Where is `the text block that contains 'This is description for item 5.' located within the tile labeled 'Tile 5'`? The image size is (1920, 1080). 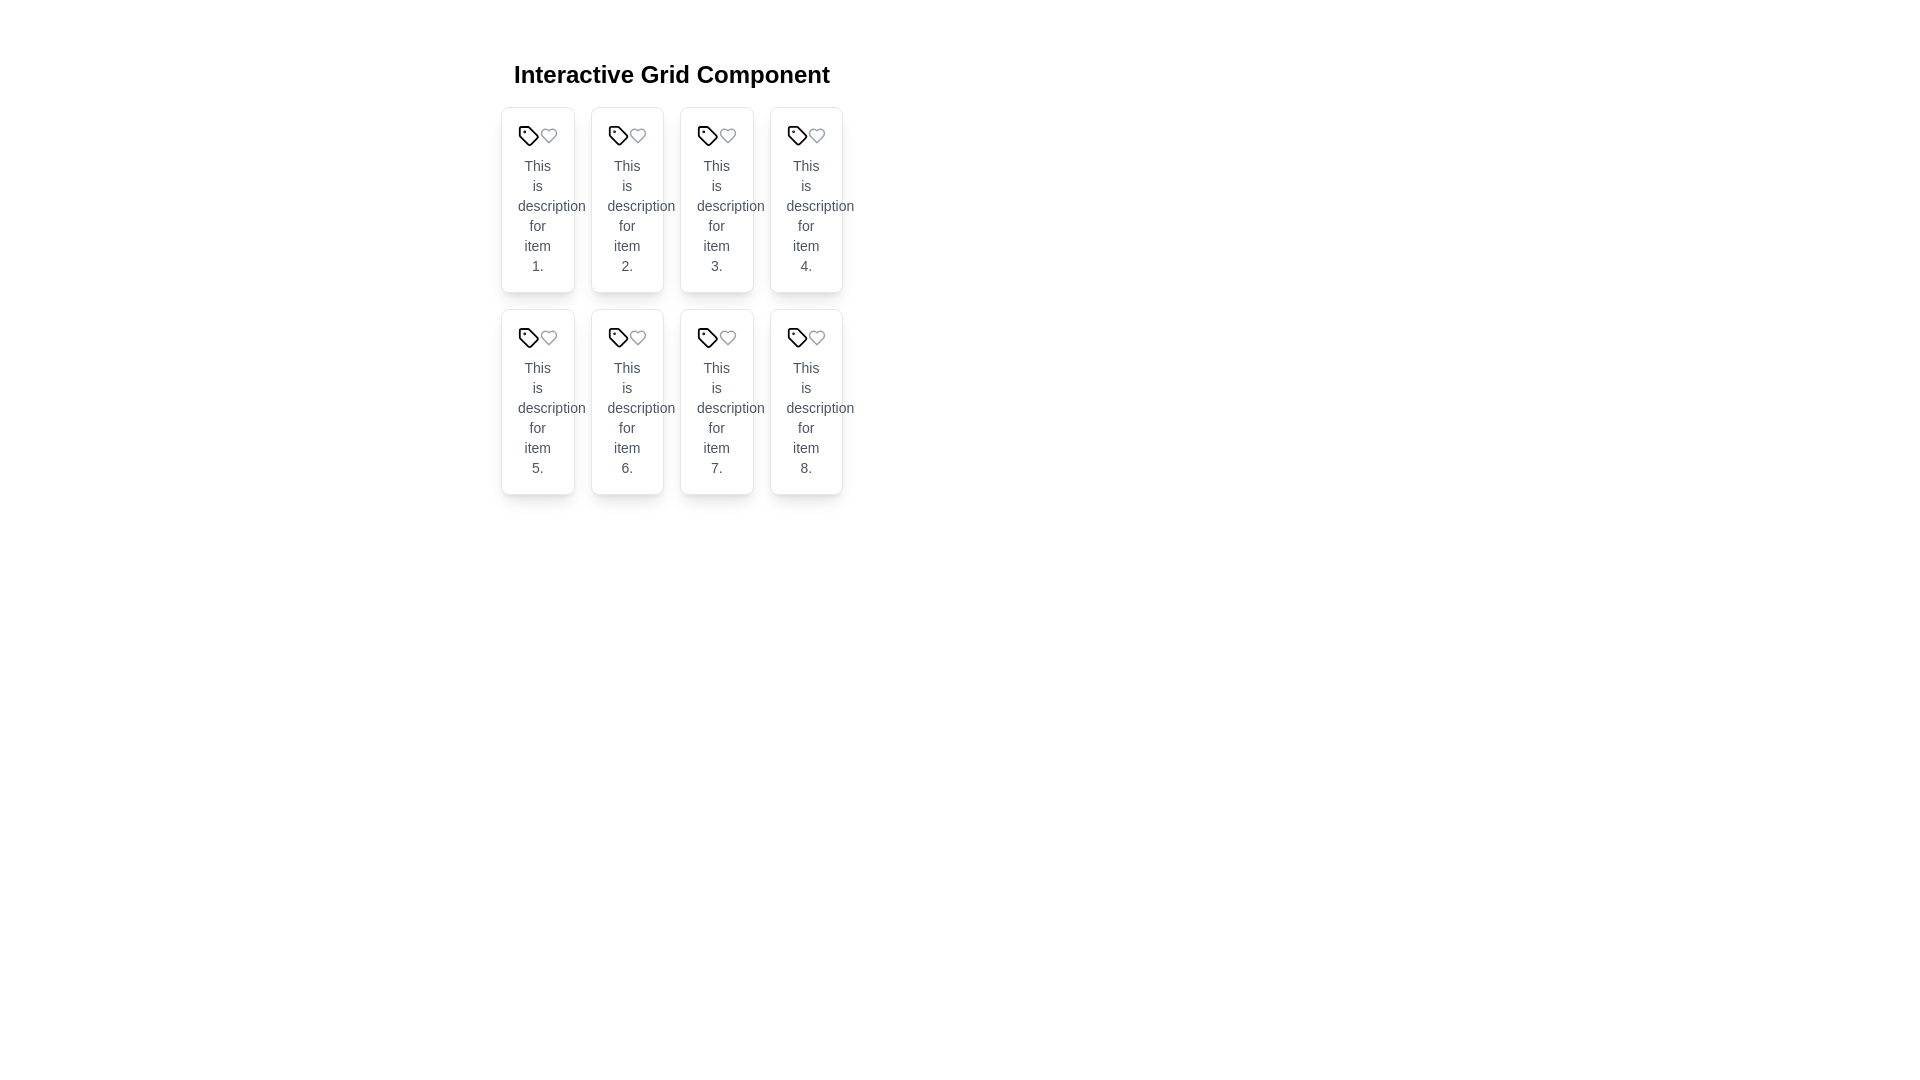 the text block that contains 'This is description for item 5.' located within the tile labeled 'Tile 5' is located at coordinates (537, 416).